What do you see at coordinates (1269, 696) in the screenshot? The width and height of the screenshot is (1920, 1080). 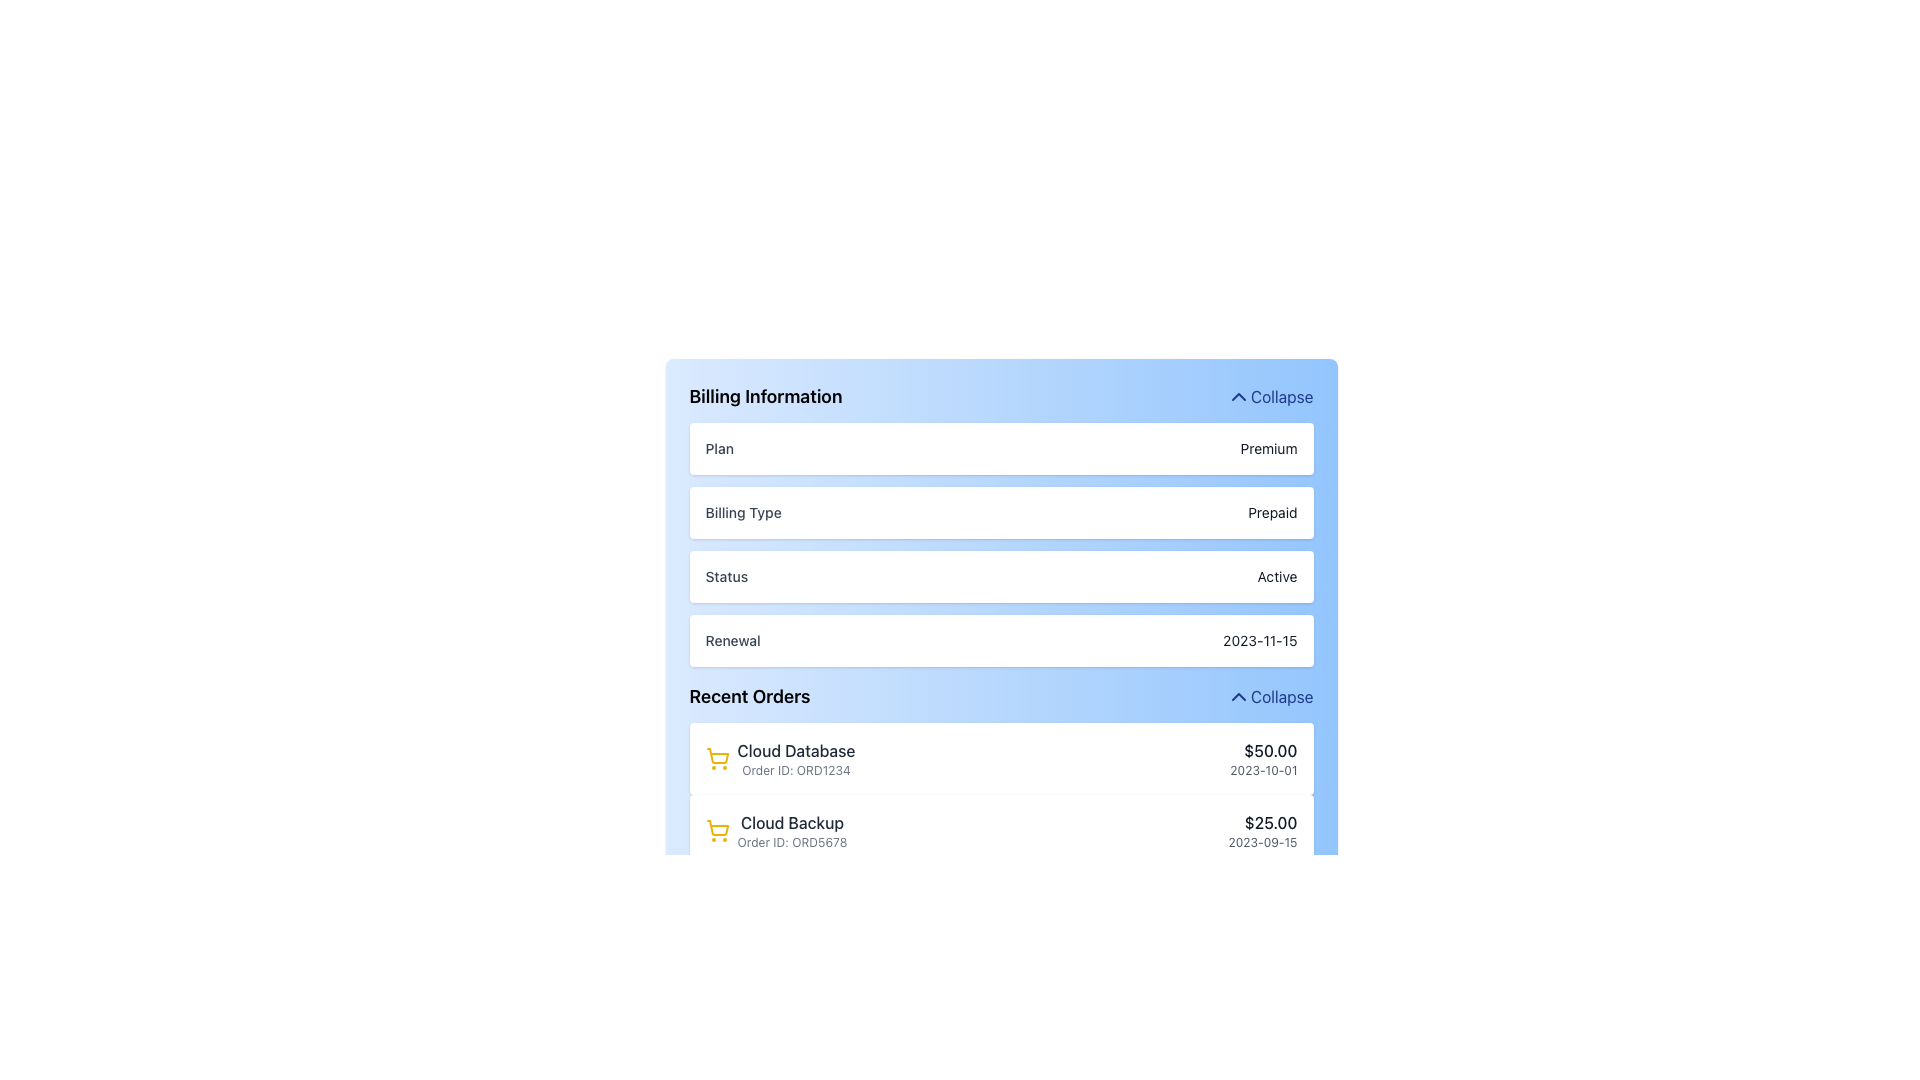 I see `the 'Collapse' button located to the right of the chevron icon in the 'Recent Orders' section` at bounding box center [1269, 696].